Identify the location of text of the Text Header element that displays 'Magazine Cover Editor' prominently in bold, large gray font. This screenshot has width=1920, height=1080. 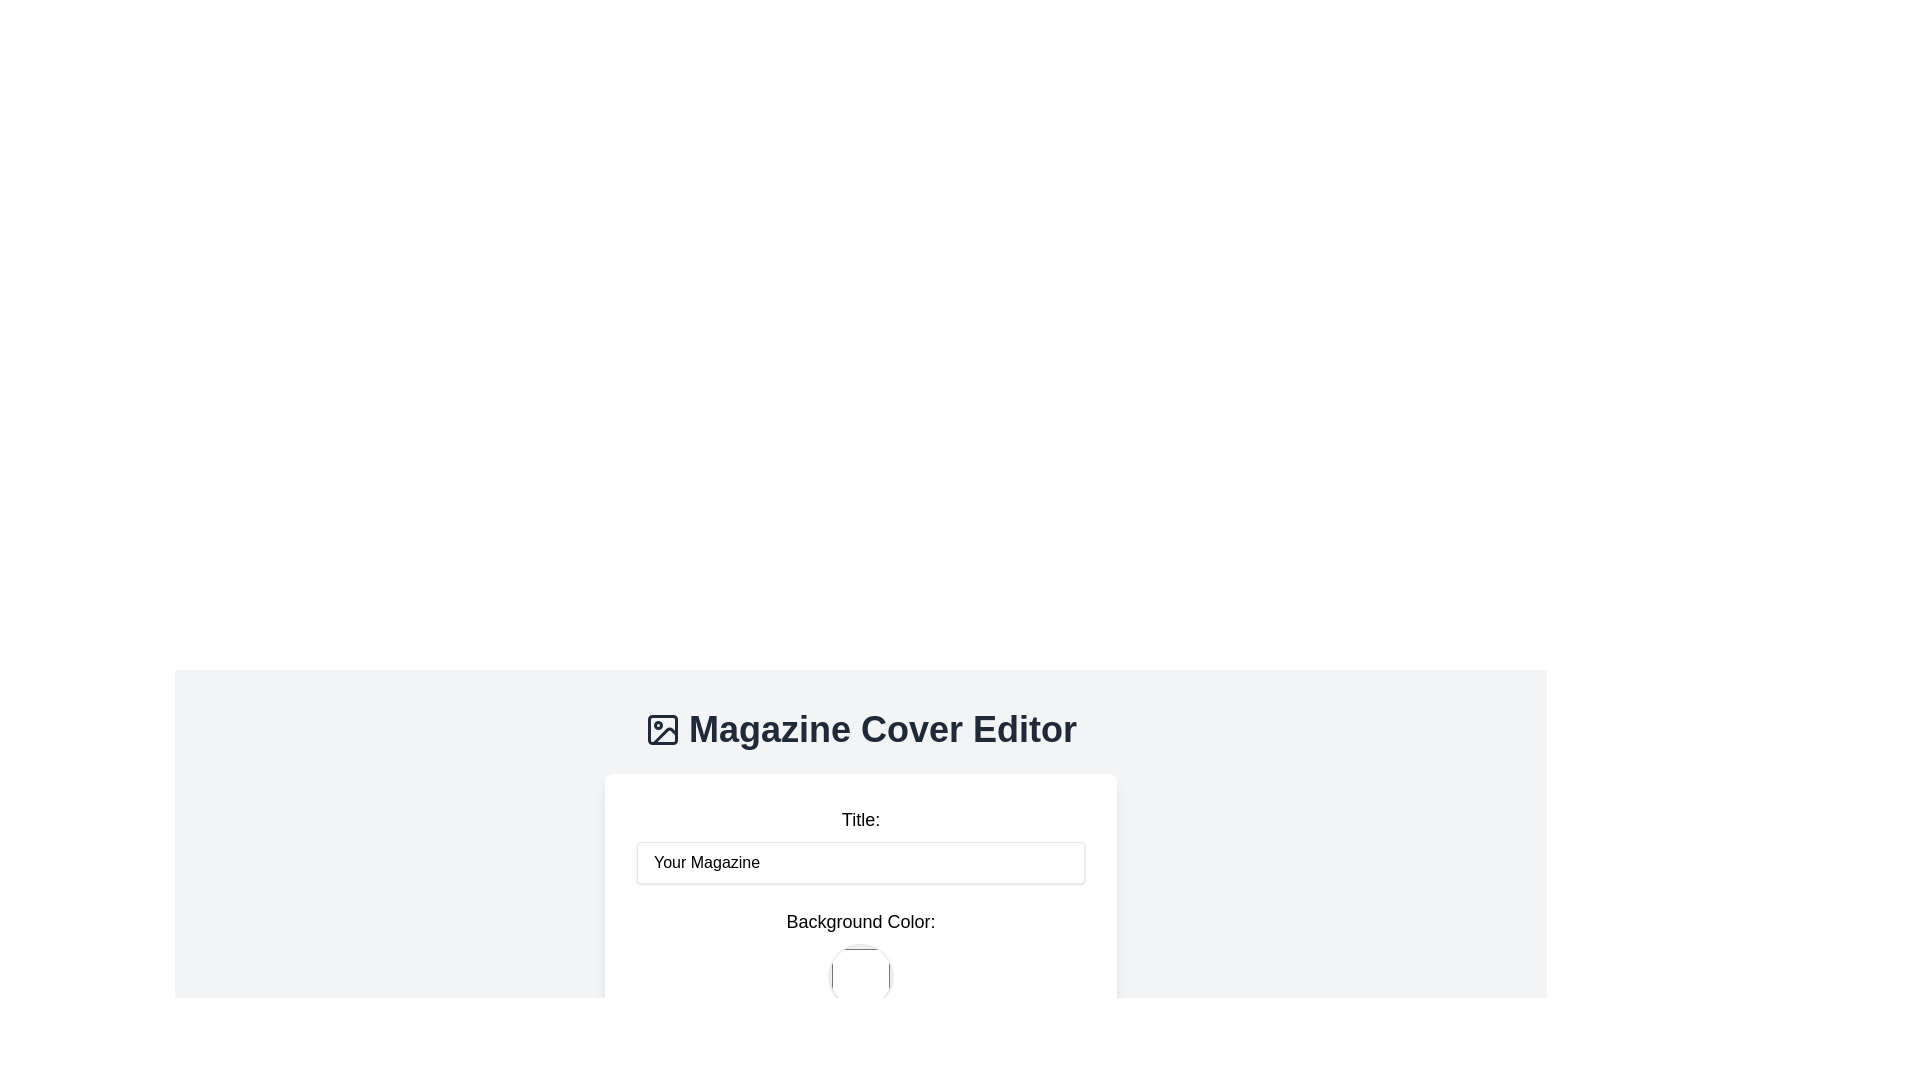
(860, 729).